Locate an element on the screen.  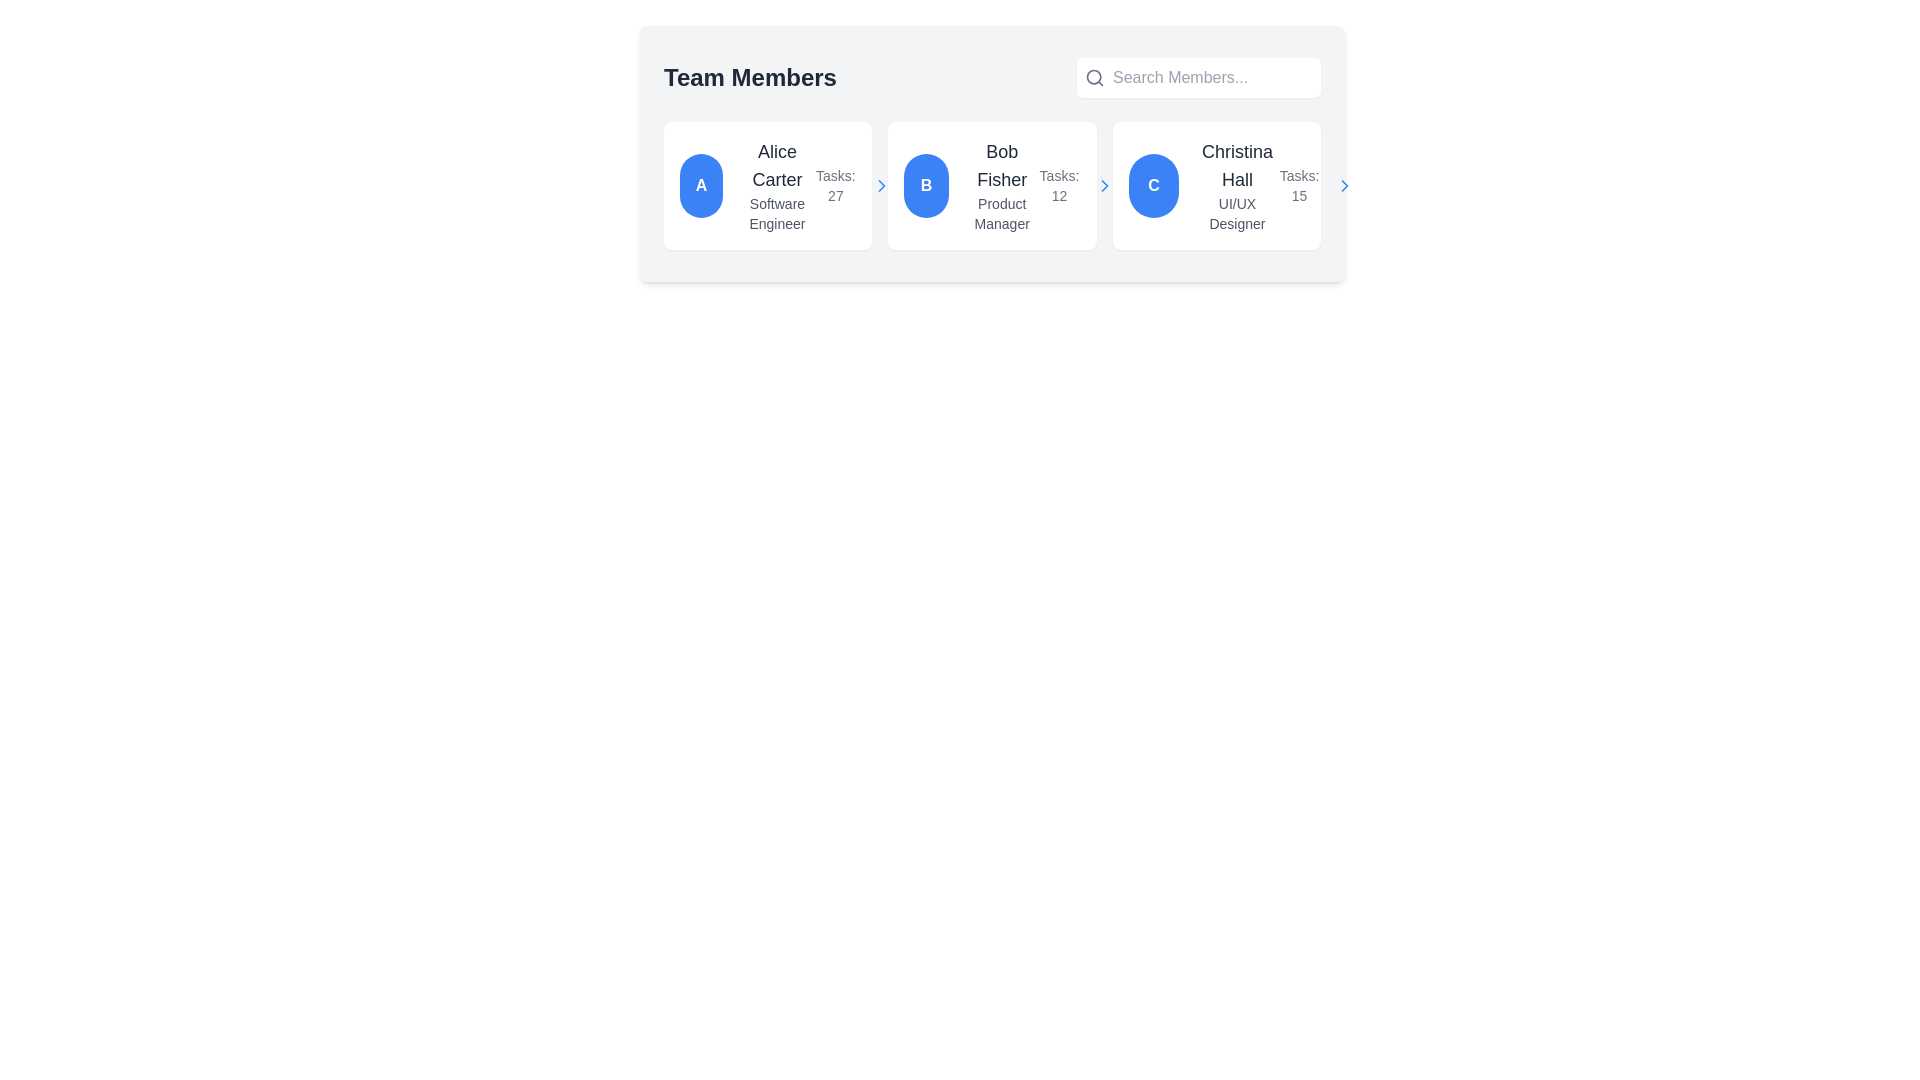
the Avatar Badge, which is a circular badge with a blue background and a white bold letter 'B', located under the 'Team Members' section in Bob Fisher's profile card is located at coordinates (925, 185).